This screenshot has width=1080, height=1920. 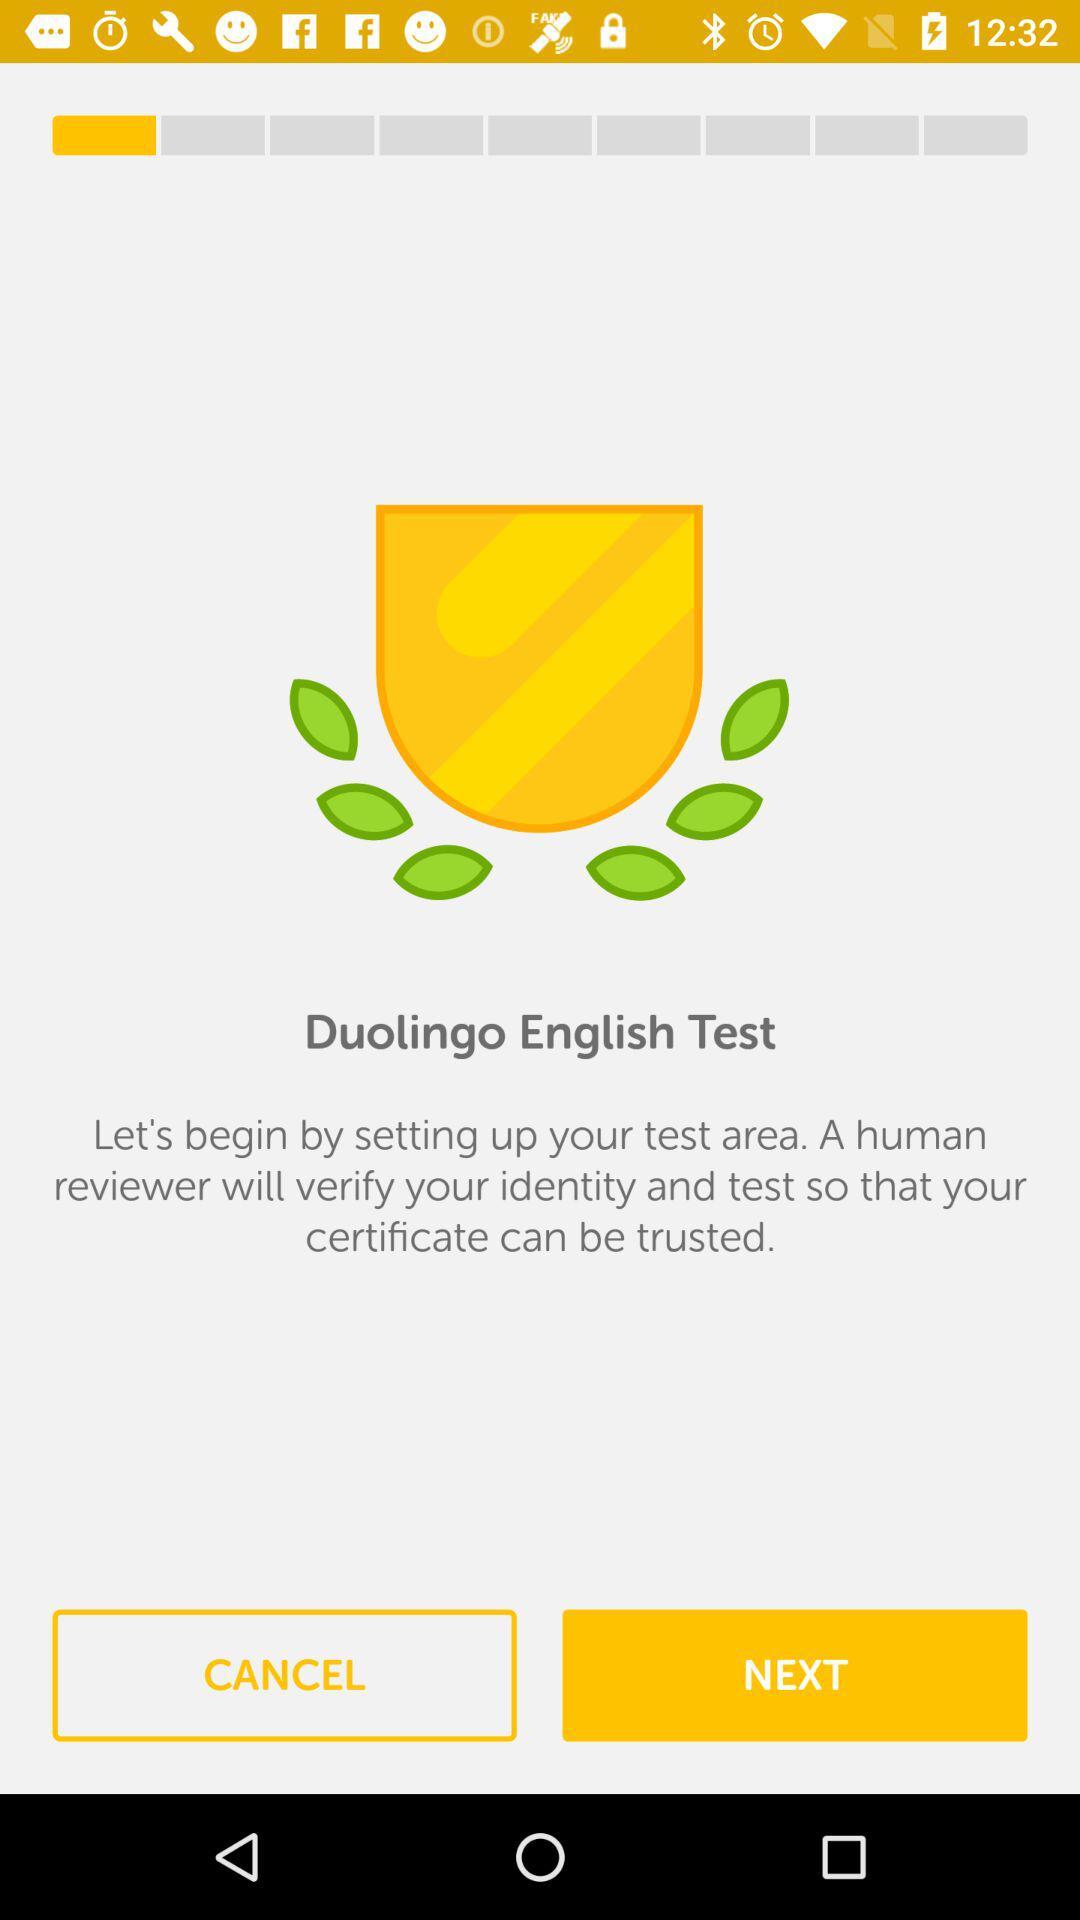 What do you see at coordinates (284, 1675) in the screenshot?
I see `the cancel` at bounding box center [284, 1675].